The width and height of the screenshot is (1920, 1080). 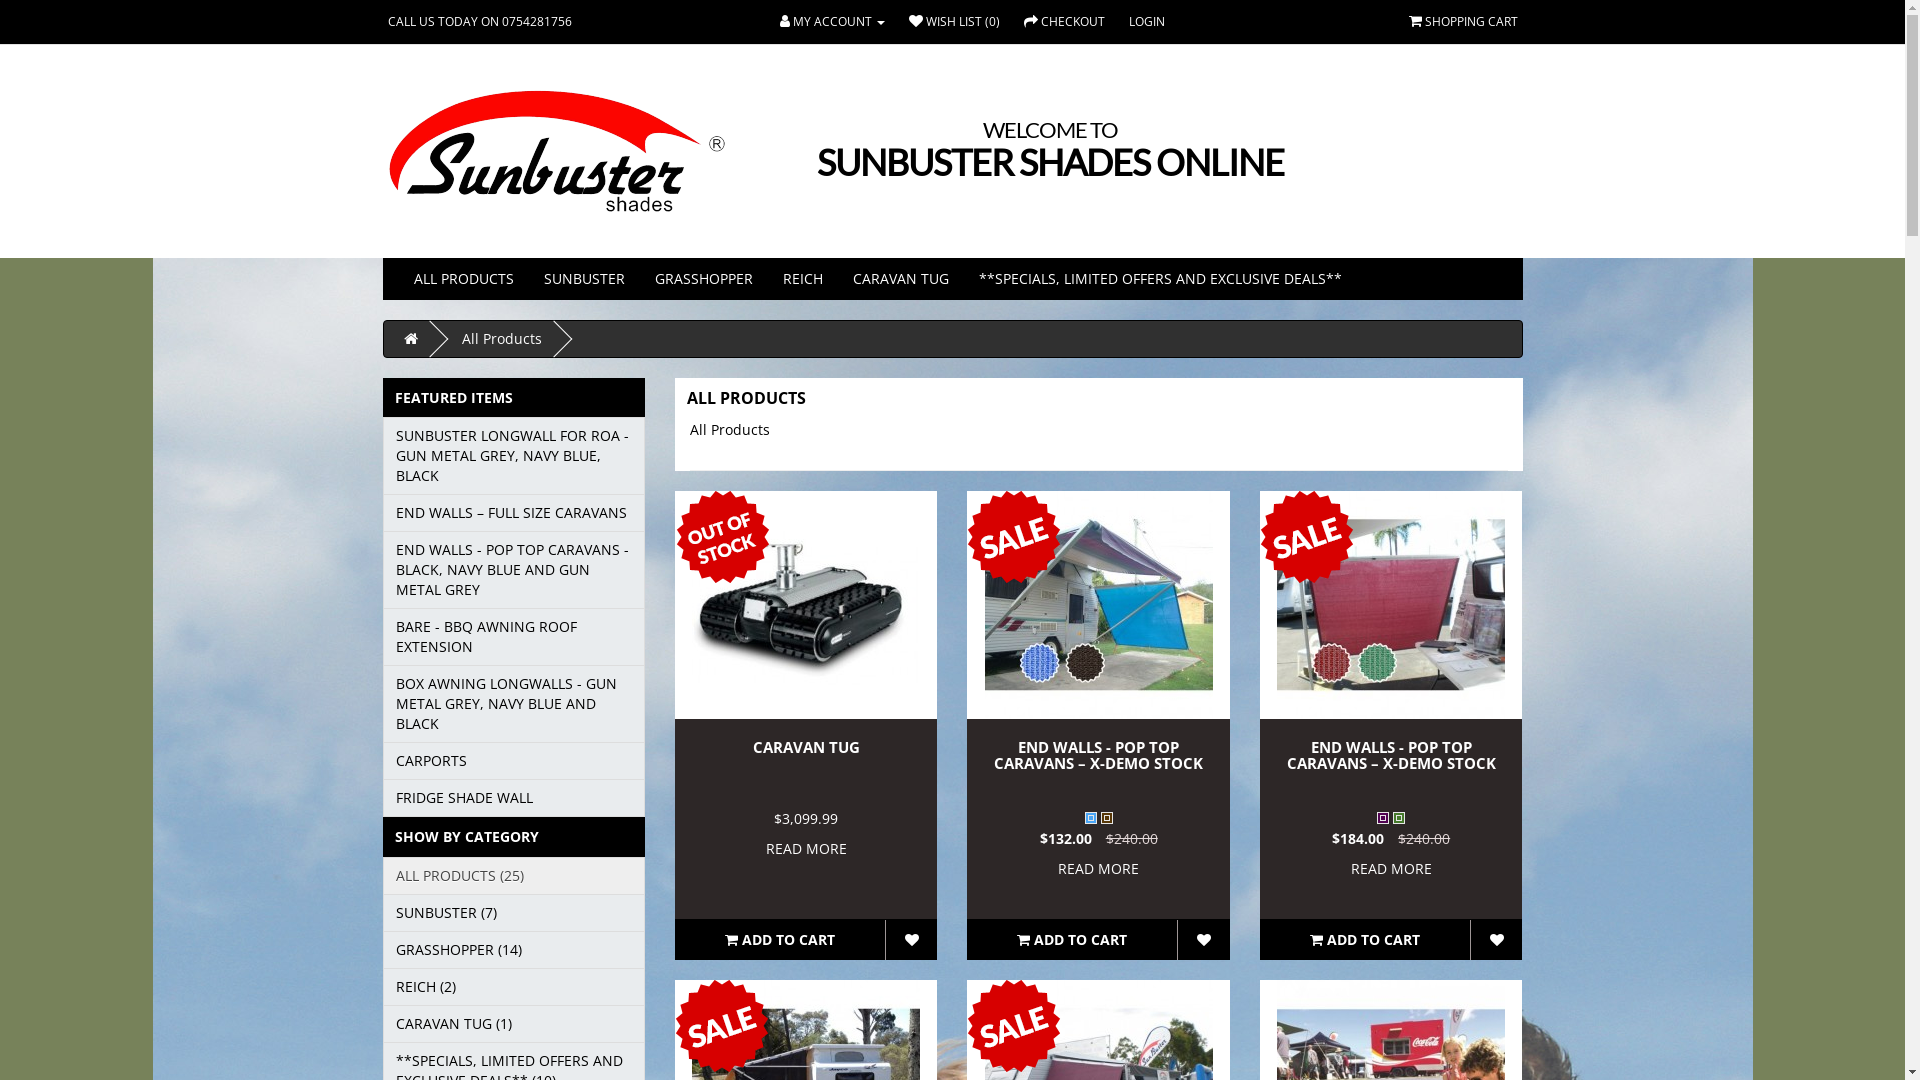 I want to click on 'FRIDGE SHADE WALL', so click(x=513, y=797).